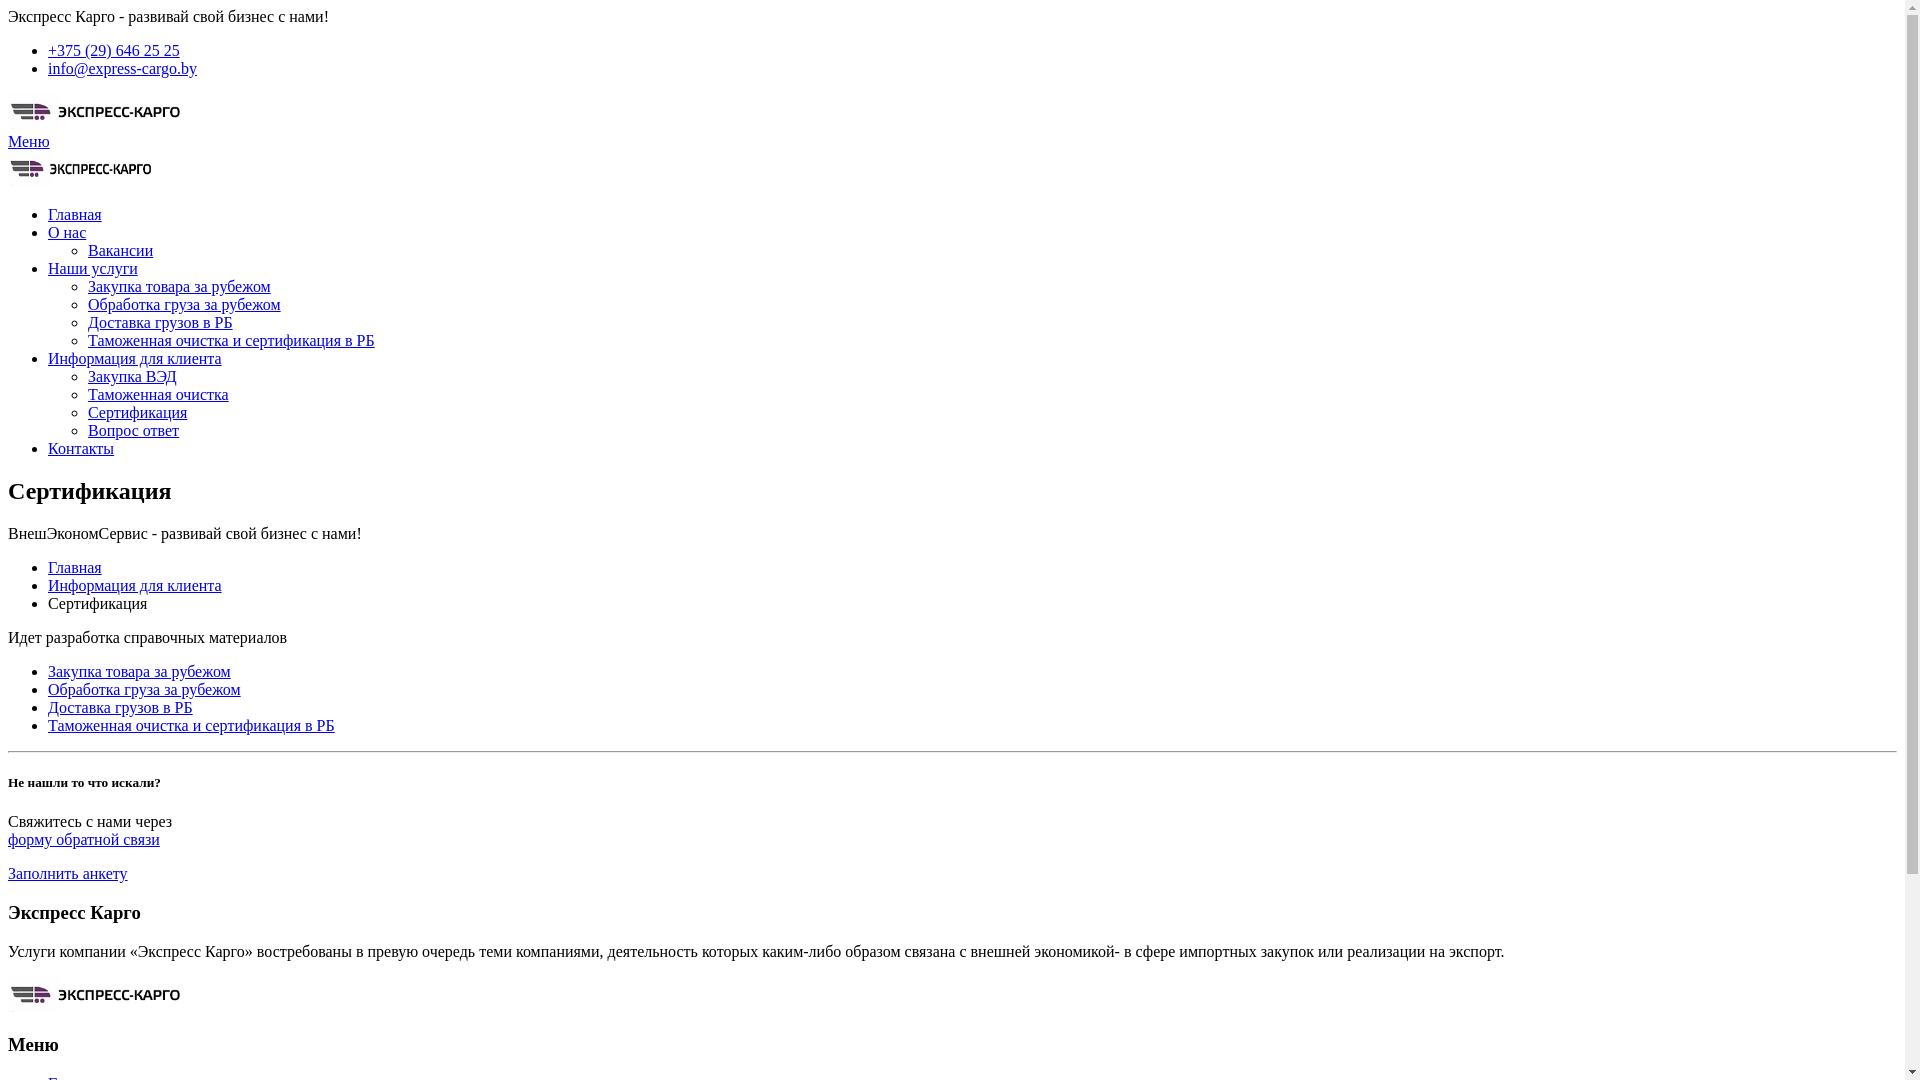 The image size is (1920, 1080). Describe the element at coordinates (48, 49) in the screenshot. I see `'+375 (29) 646 25 25'` at that location.